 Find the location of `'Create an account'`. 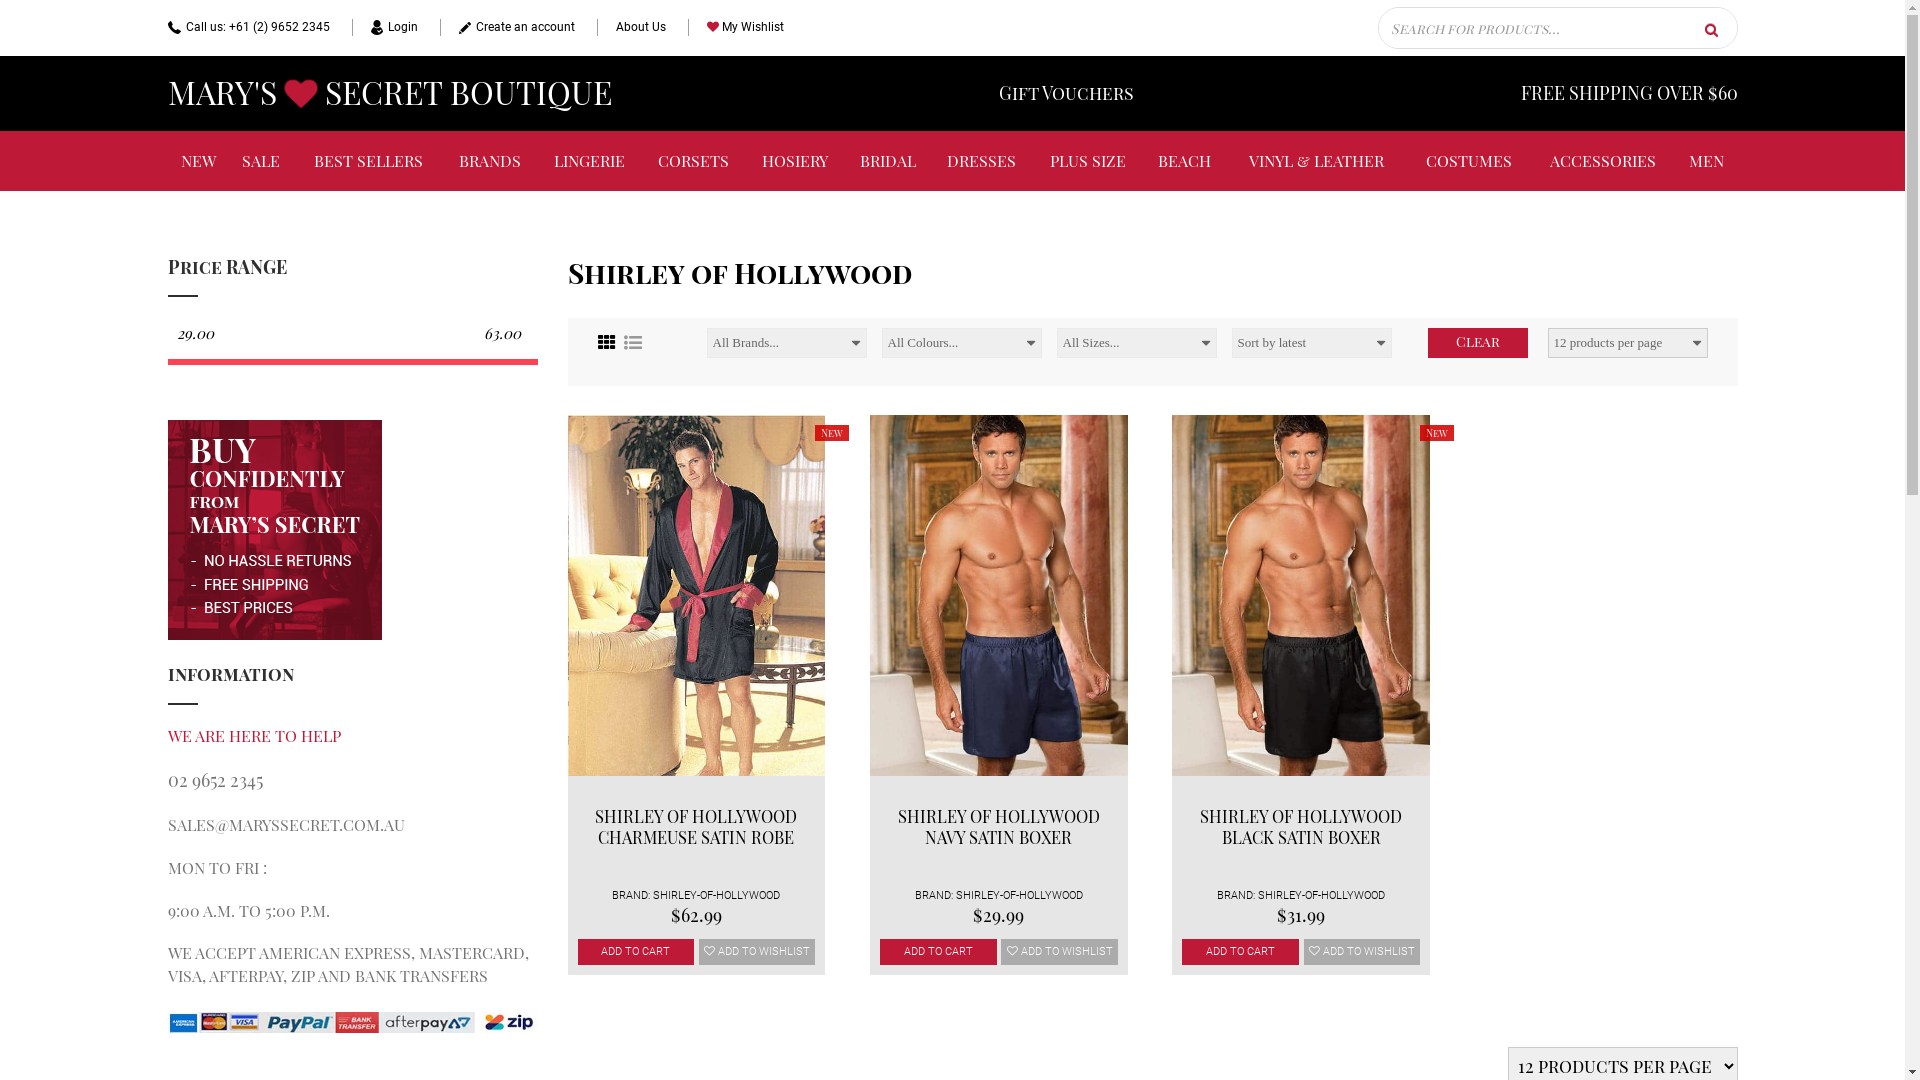

'Create an account' is located at coordinates (507, 27).